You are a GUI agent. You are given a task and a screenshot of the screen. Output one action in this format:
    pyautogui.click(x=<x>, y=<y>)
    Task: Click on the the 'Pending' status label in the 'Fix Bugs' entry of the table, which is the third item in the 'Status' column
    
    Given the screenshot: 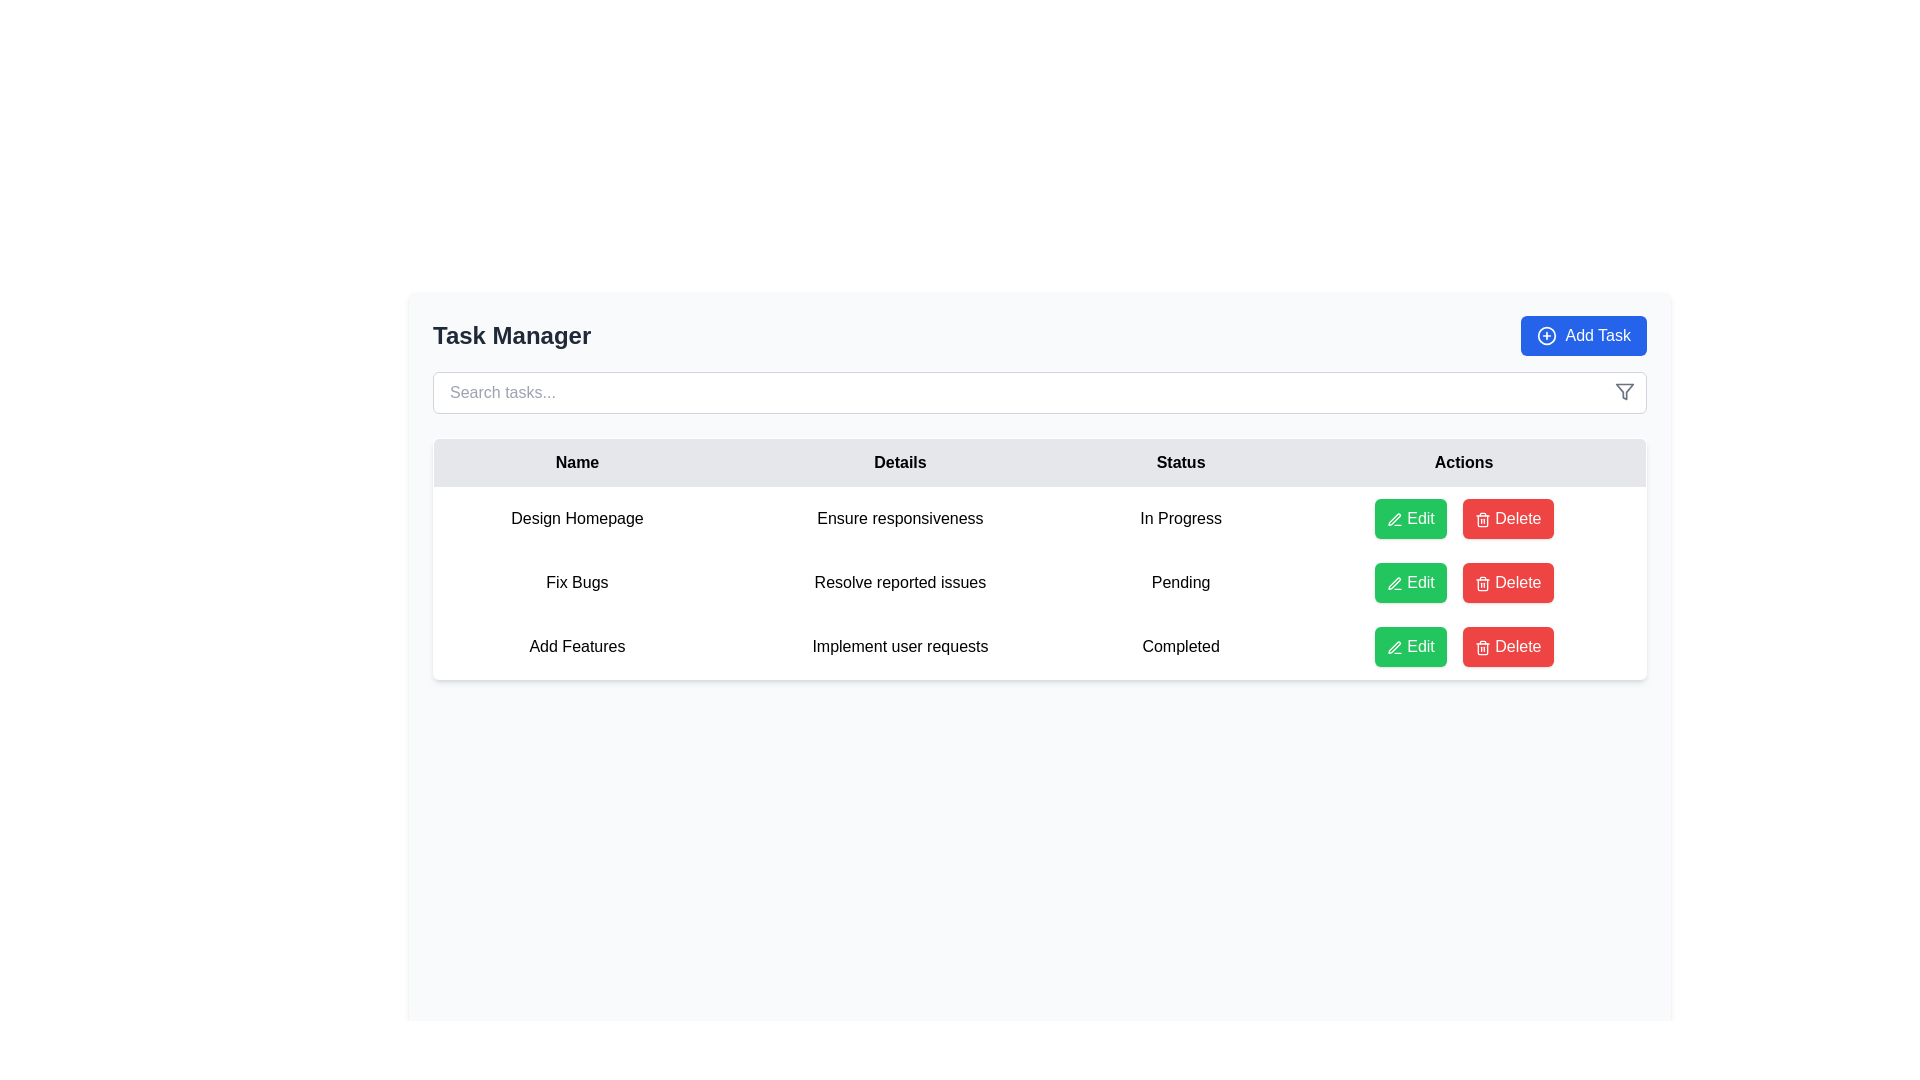 What is the action you would take?
    pyautogui.click(x=1181, y=582)
    